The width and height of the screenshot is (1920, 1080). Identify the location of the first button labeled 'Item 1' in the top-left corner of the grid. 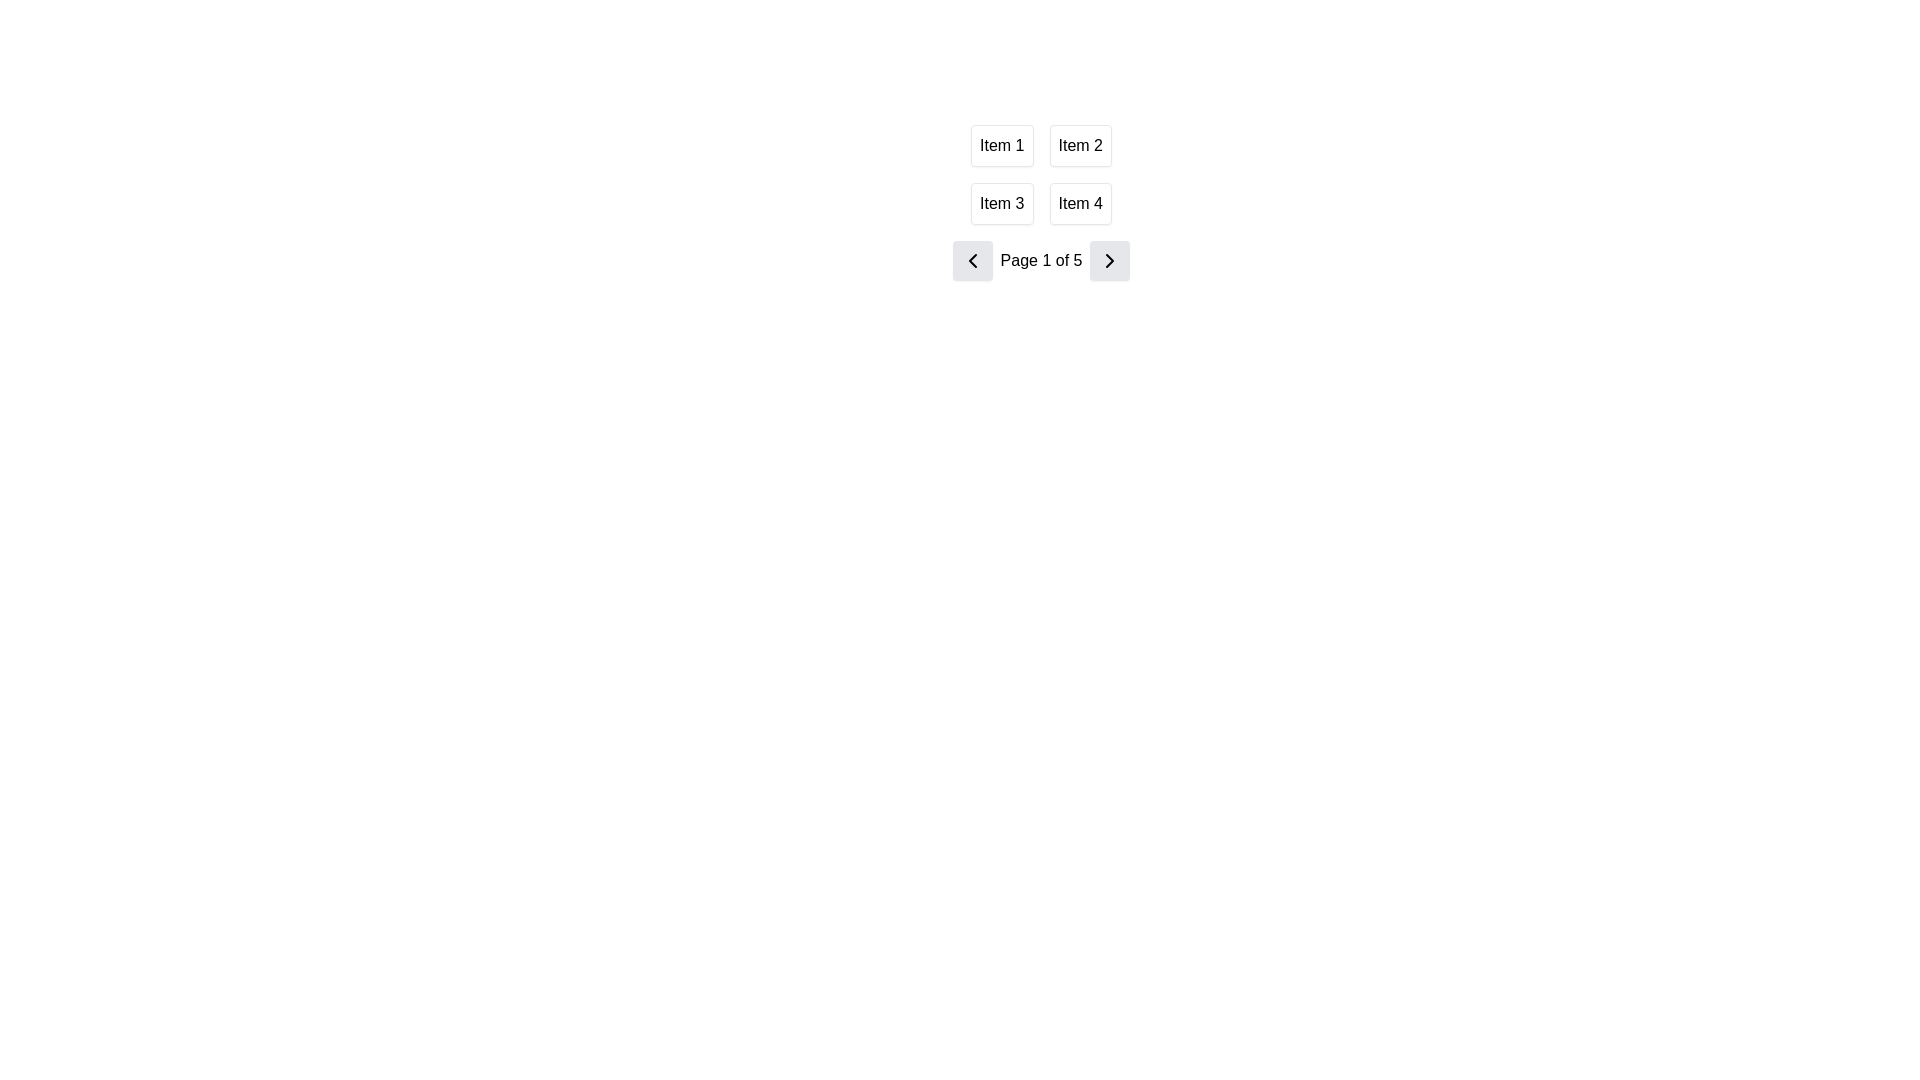
(1002, 145).